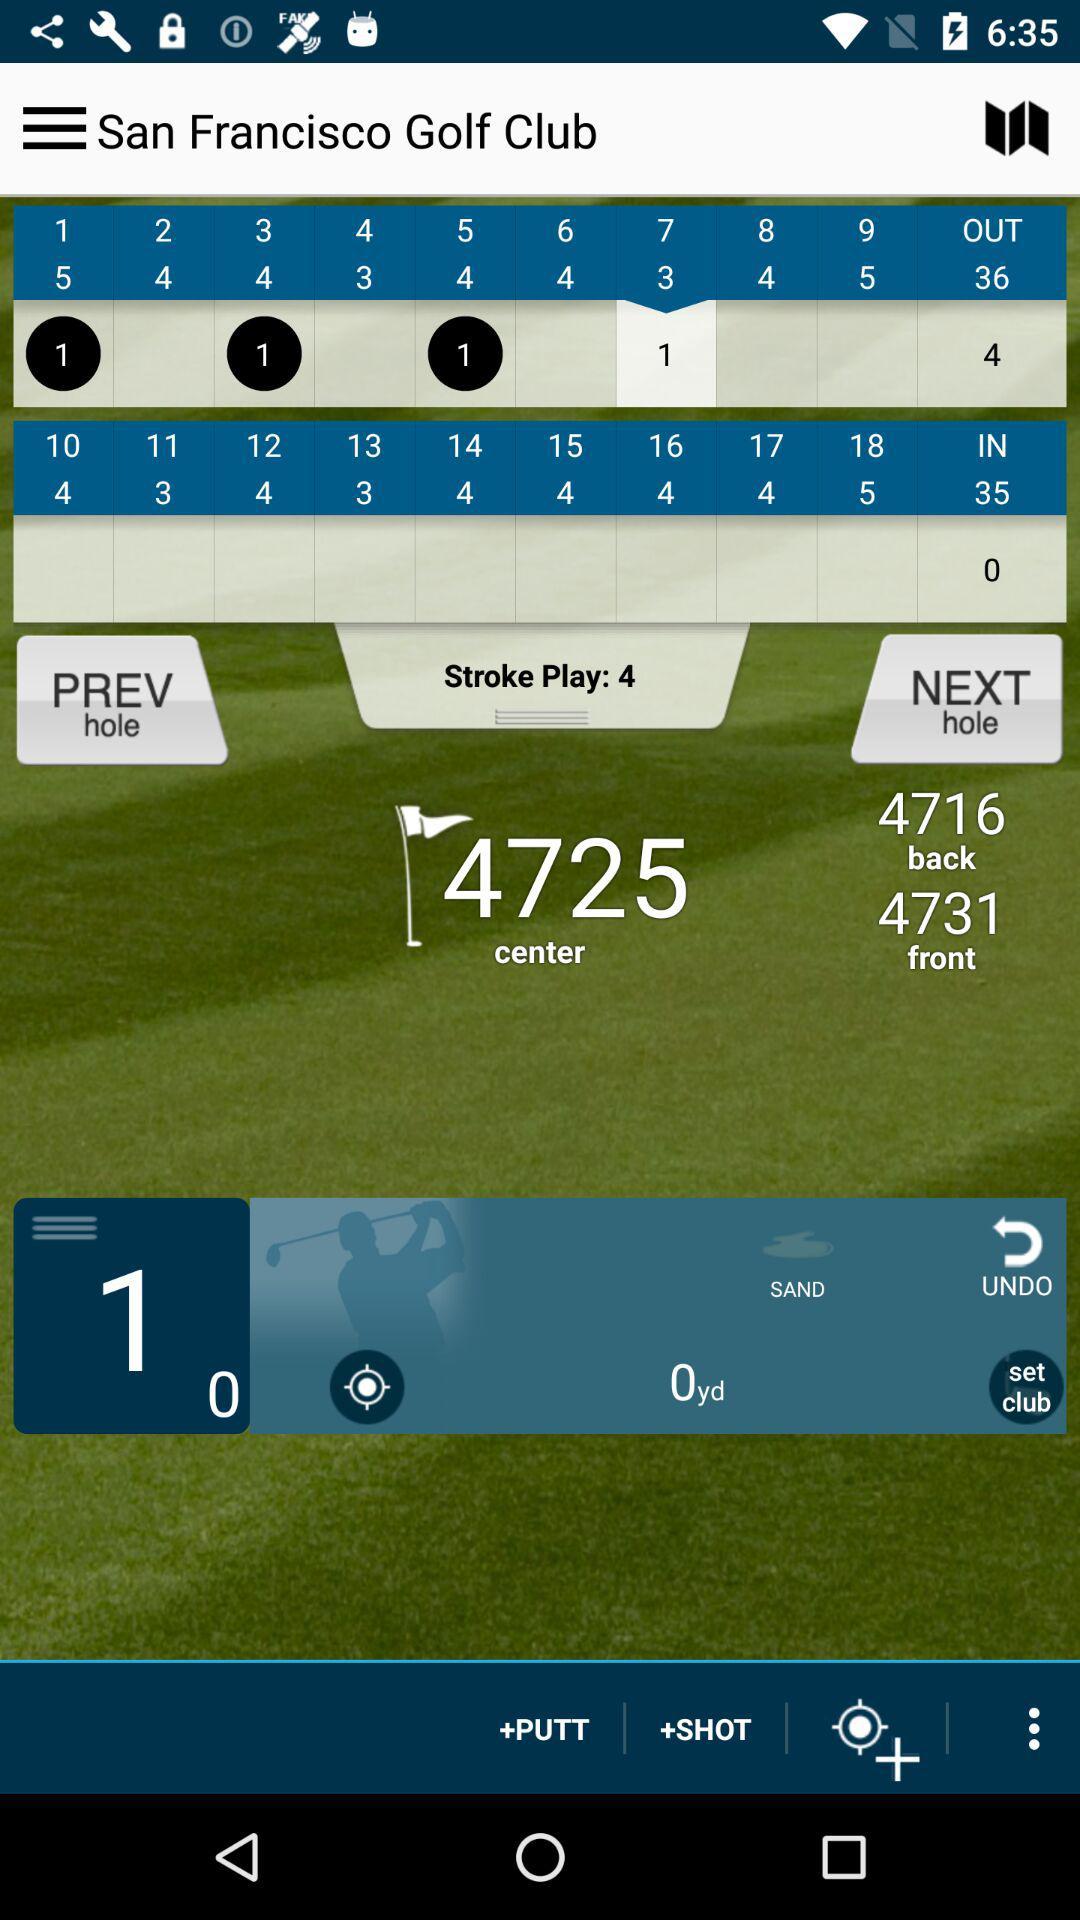 This screenshot has width=1080, height=1920. Describe the element at coordinates (866, 1727) in the screenshot. I see `location gps add` at that location.